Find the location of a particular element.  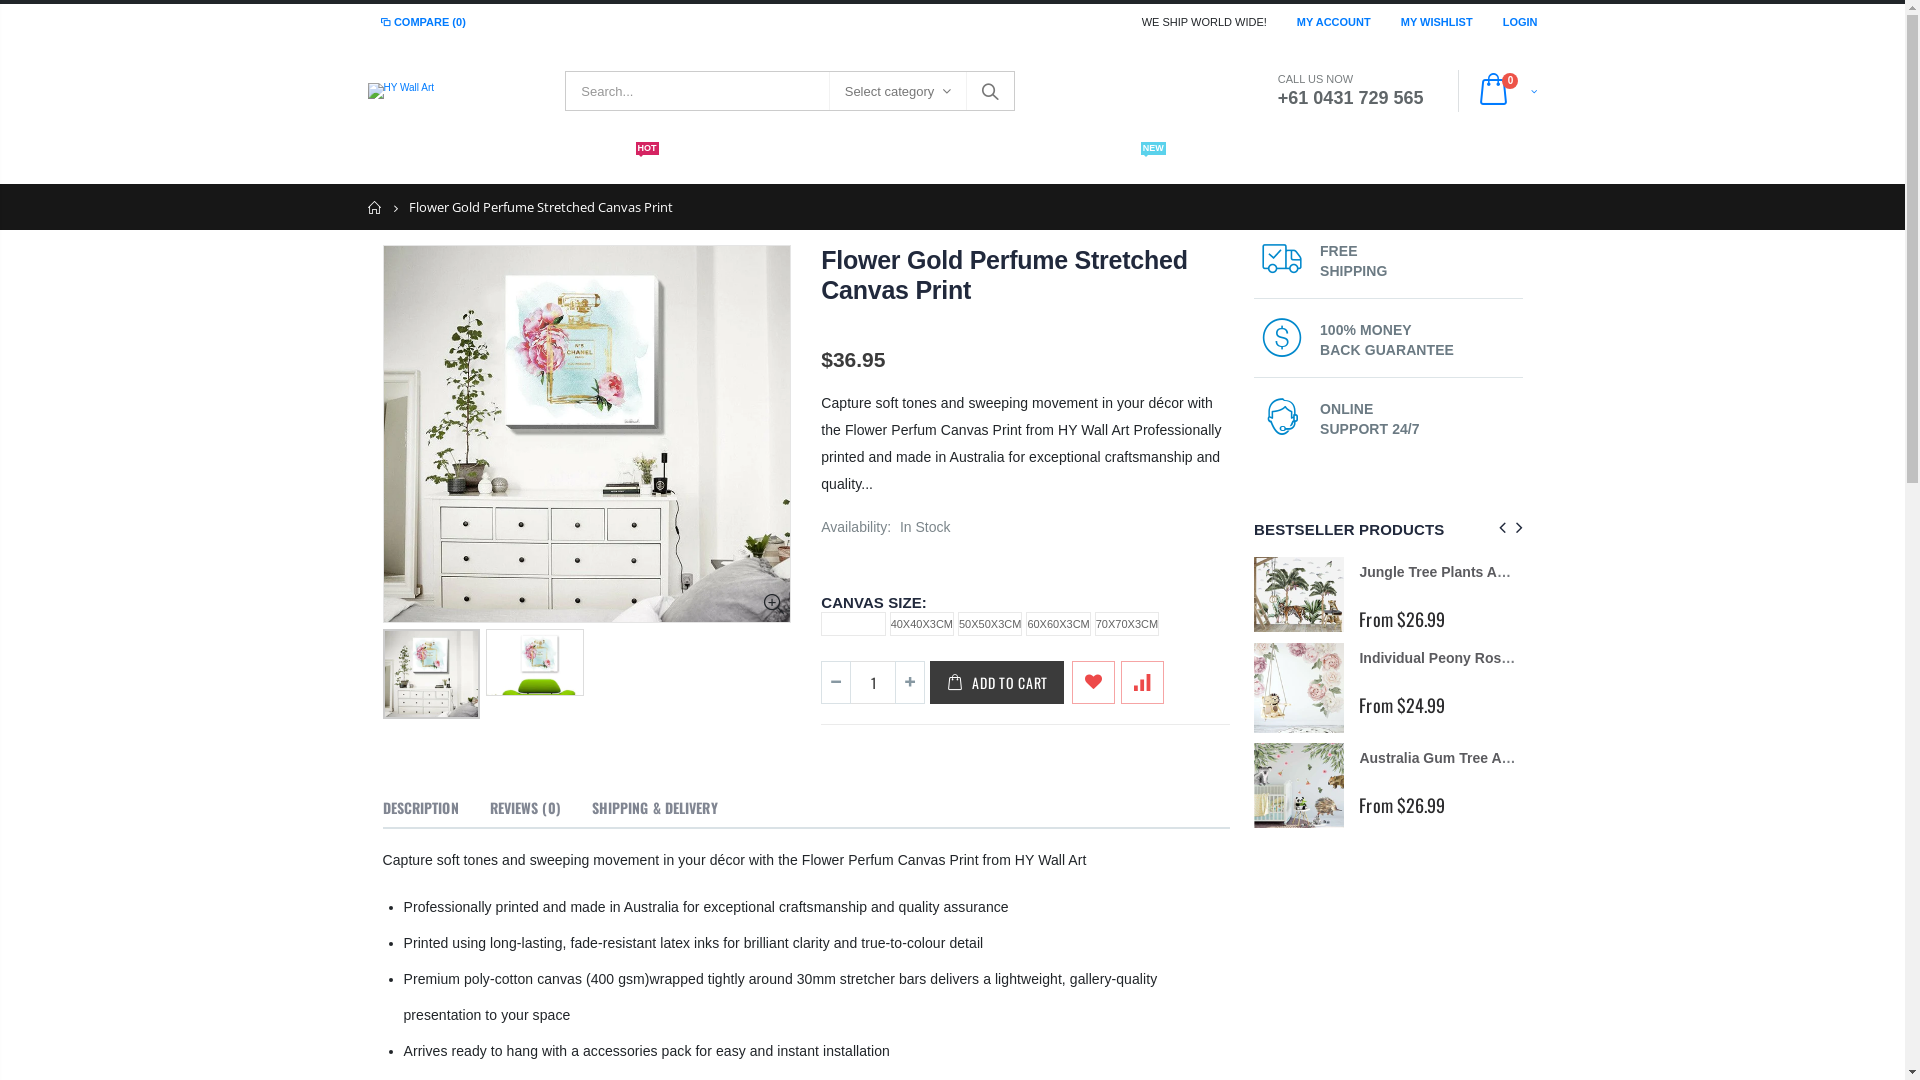

'ADD TO CART' is located at coordinates (997, 681).